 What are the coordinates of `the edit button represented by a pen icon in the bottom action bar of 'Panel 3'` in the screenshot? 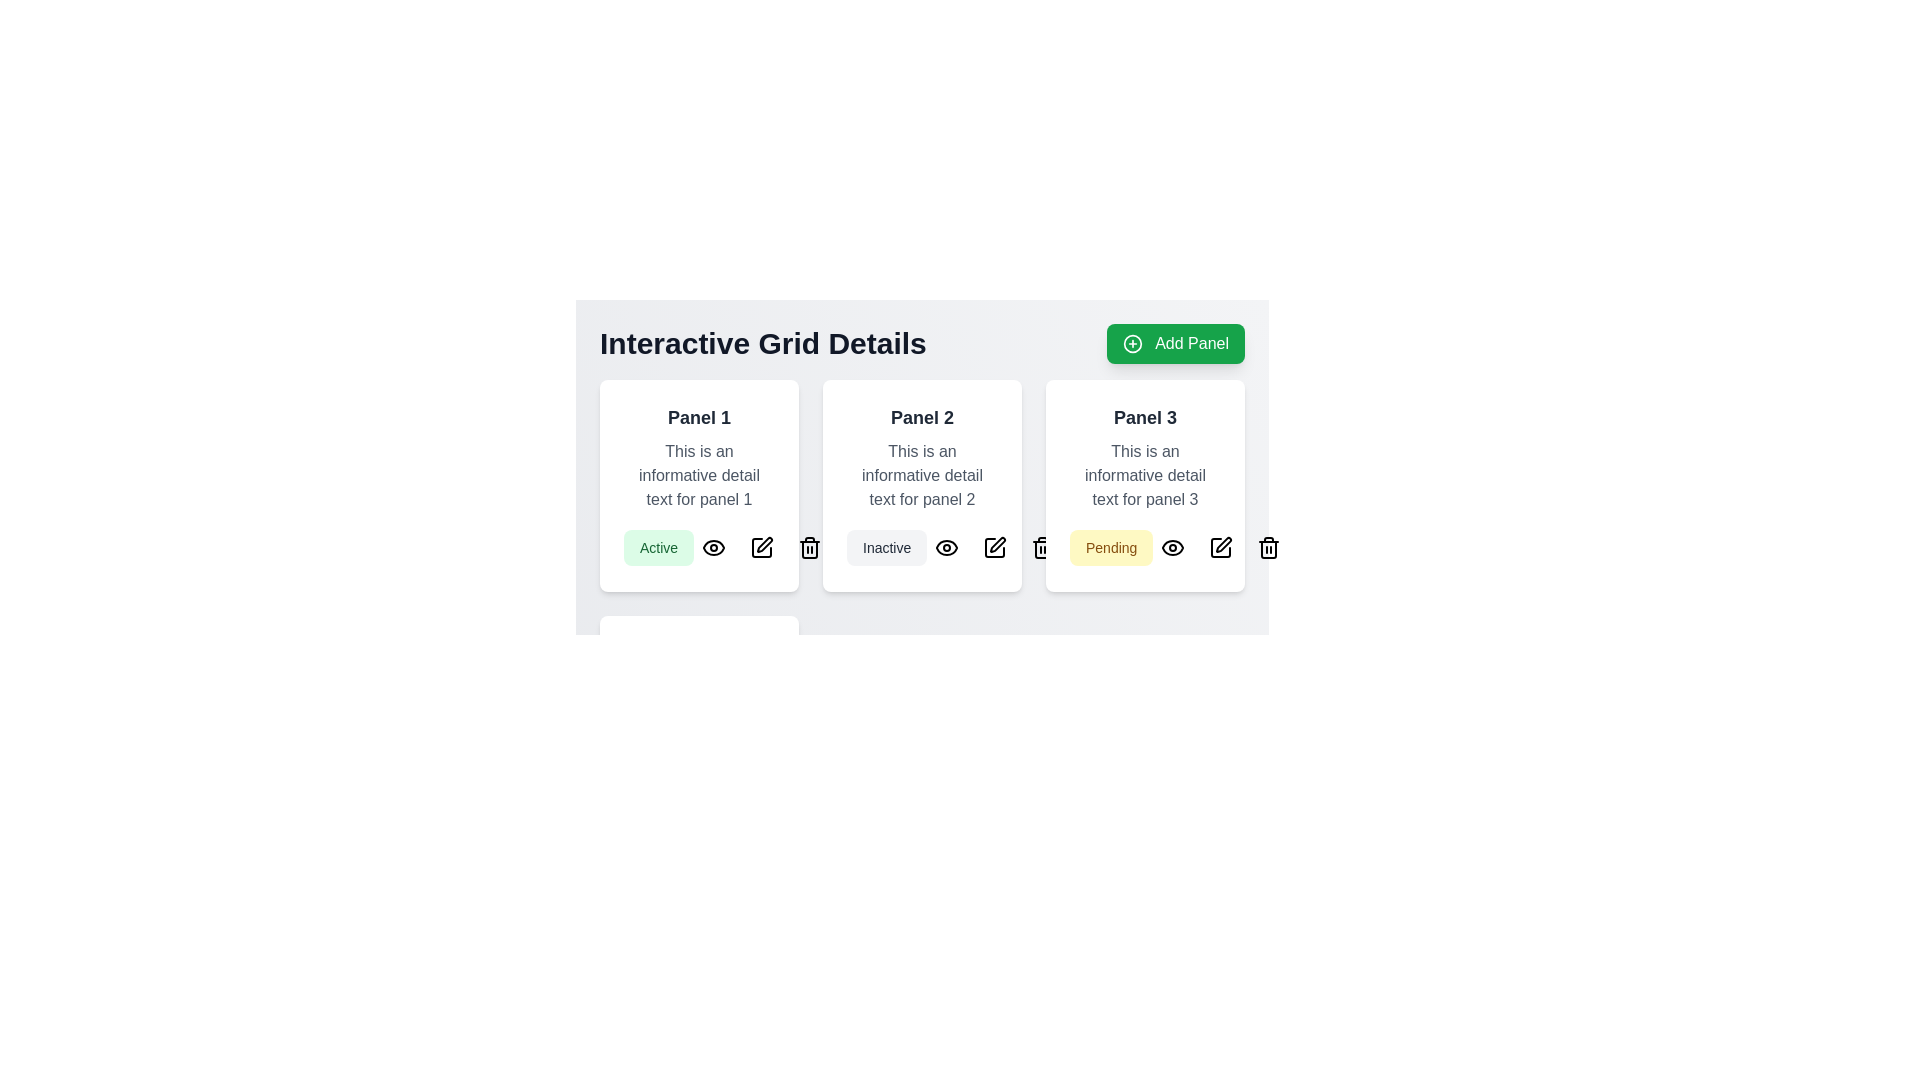 It's located at (1220, 547).